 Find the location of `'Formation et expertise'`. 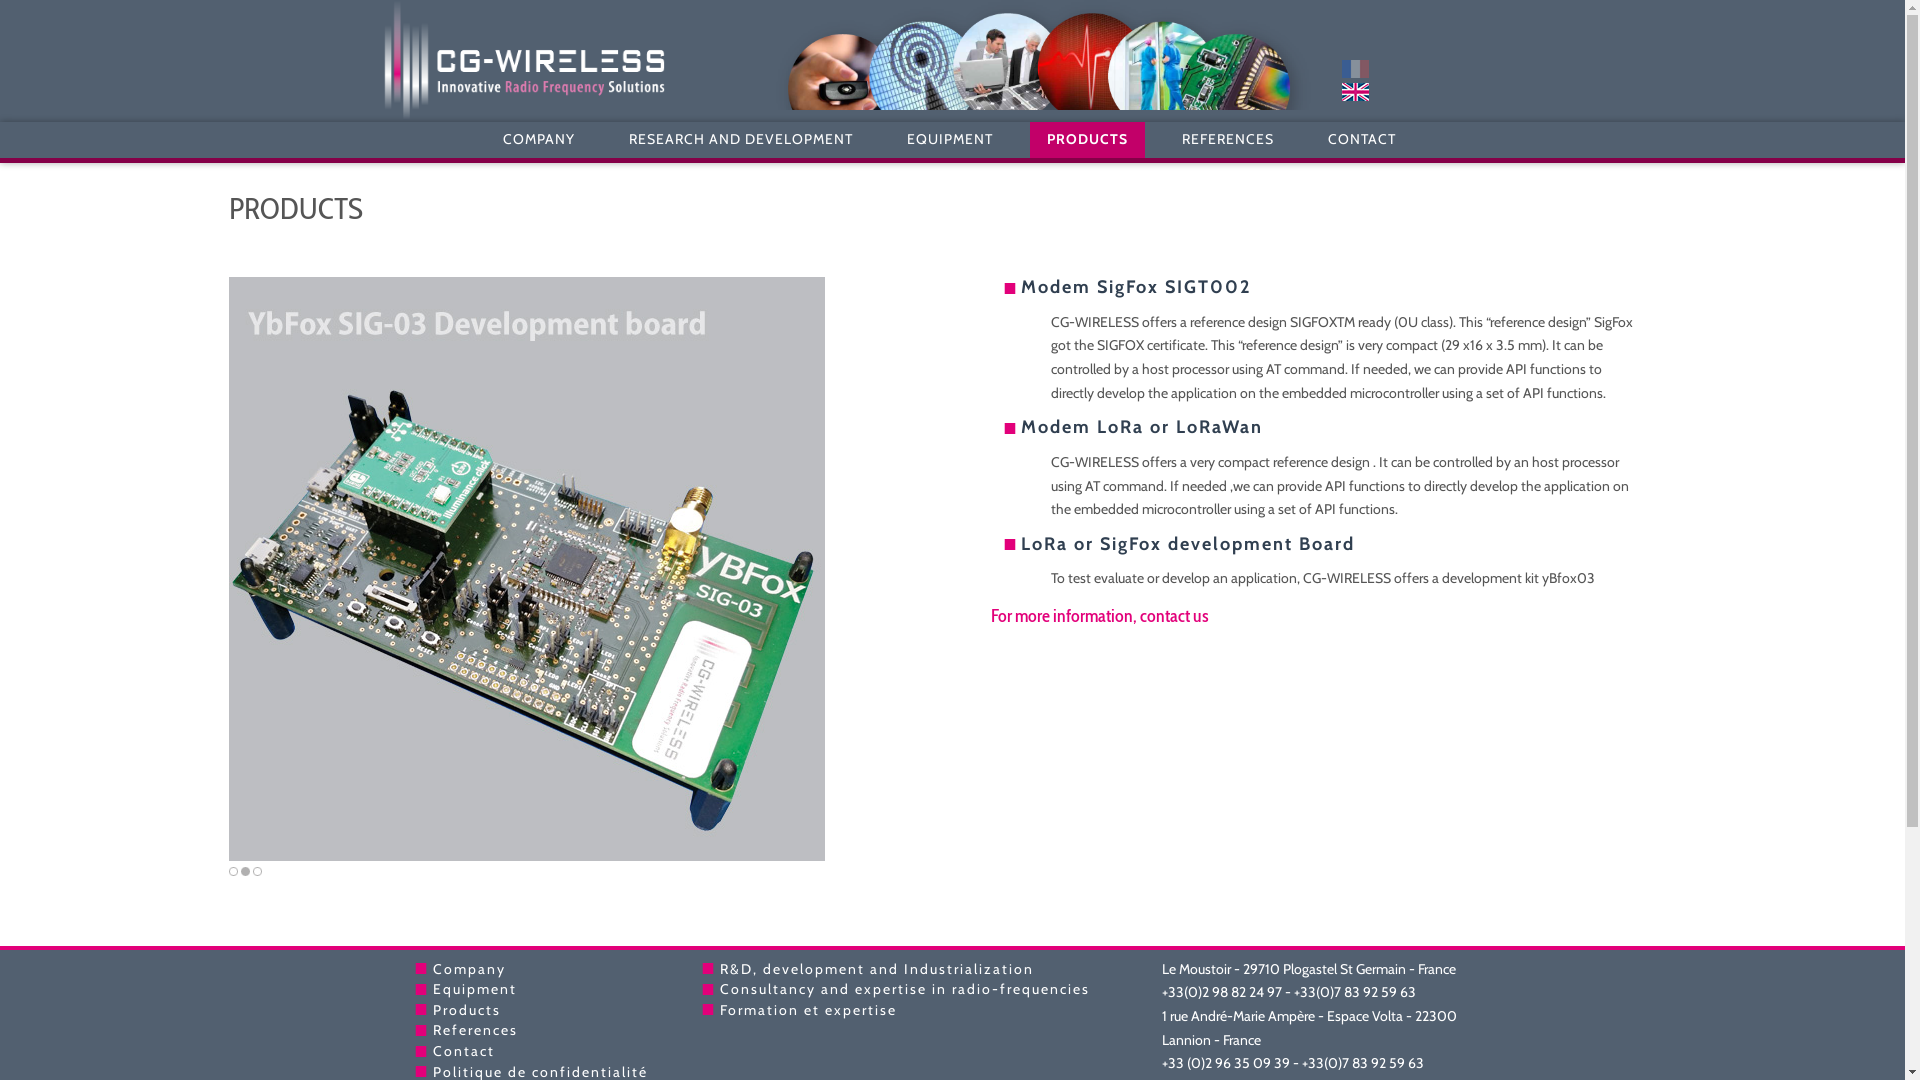

'Formation et expertise' is located at coordinates (808, 1010).